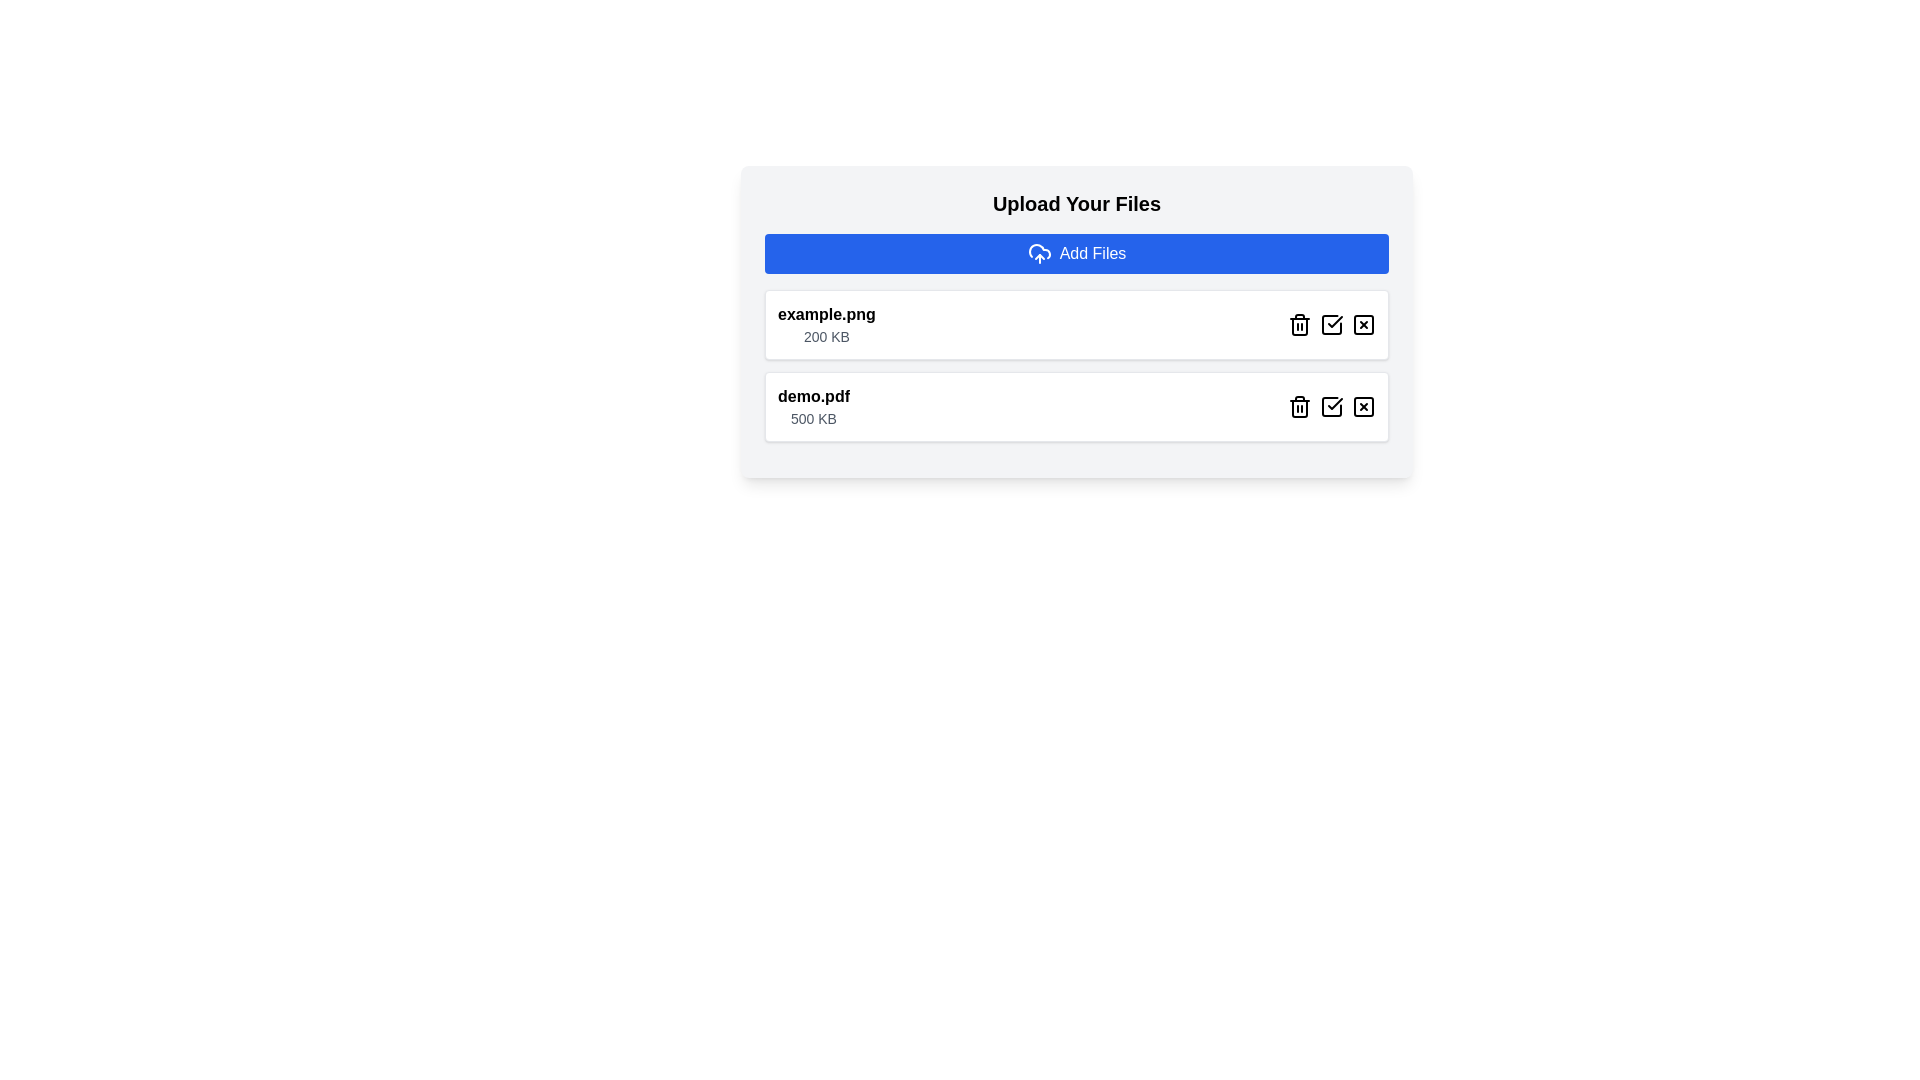  I want to click on the text label displaying the file name 'example.png' and its size '200 KB', so click(826, 323).